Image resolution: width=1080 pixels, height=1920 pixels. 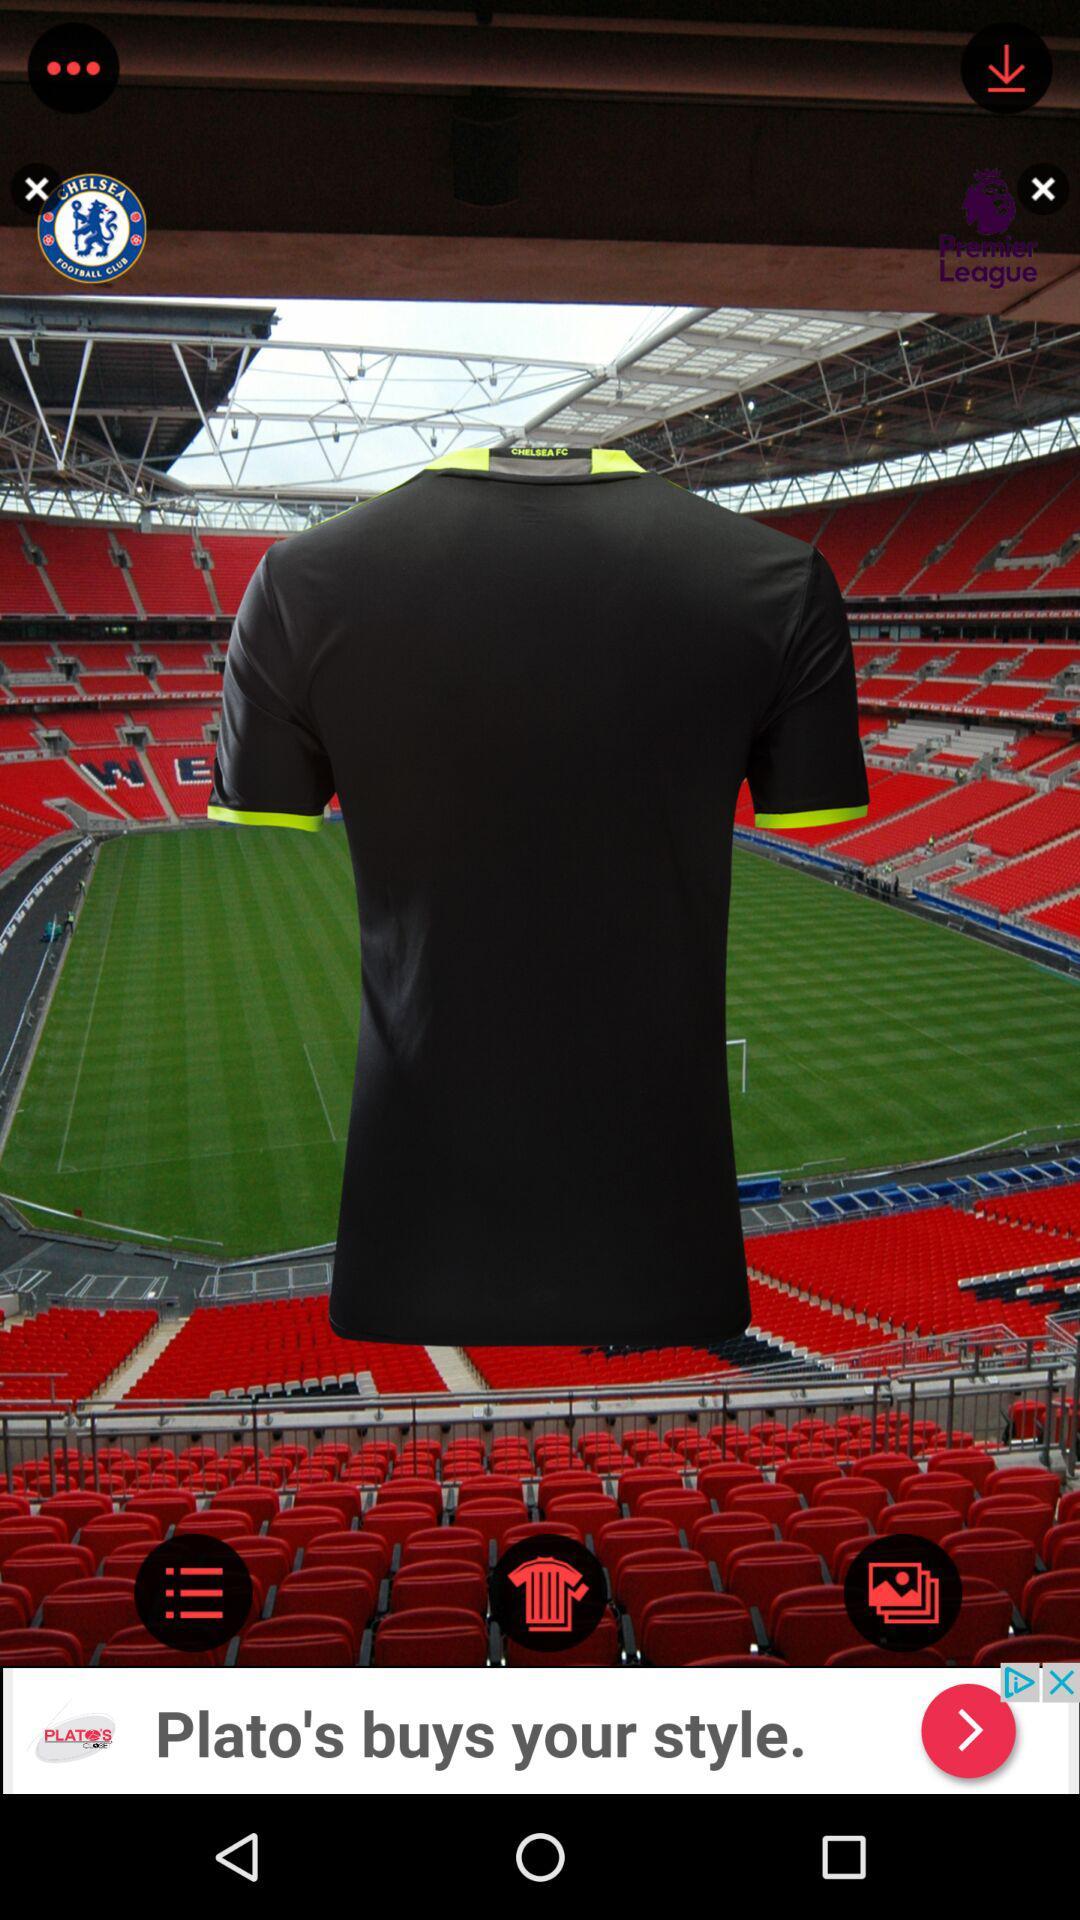 What do you see at coordinates (1006, 72) in the screenshot?
I see `the file_download icon` at bounding box center [1006, 72].